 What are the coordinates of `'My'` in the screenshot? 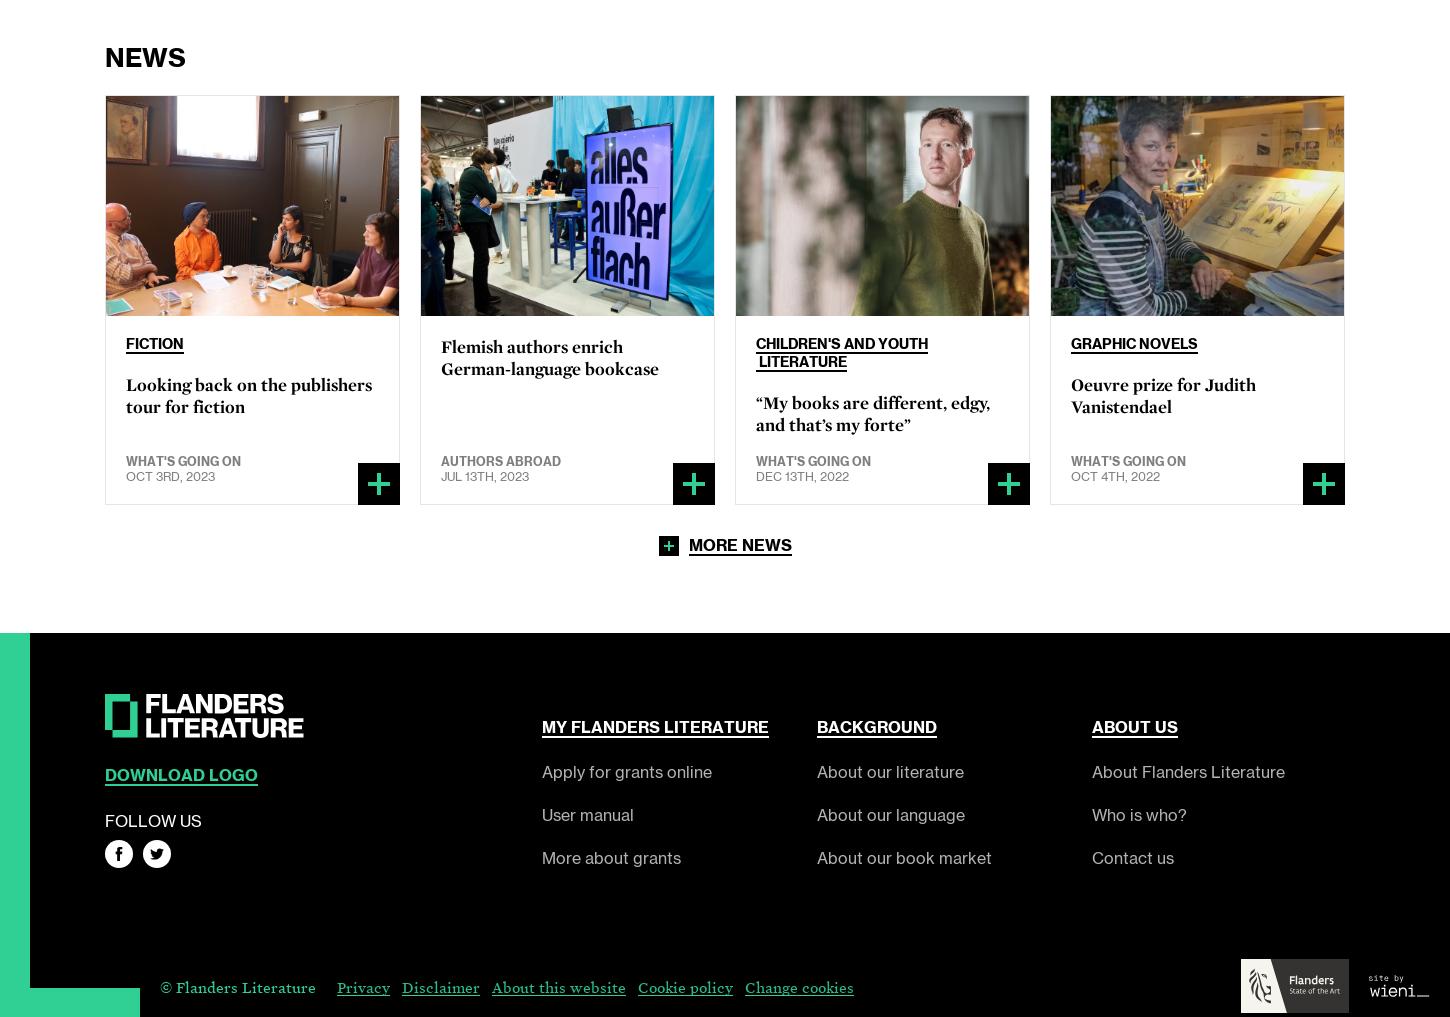 It's located at (540, 725).